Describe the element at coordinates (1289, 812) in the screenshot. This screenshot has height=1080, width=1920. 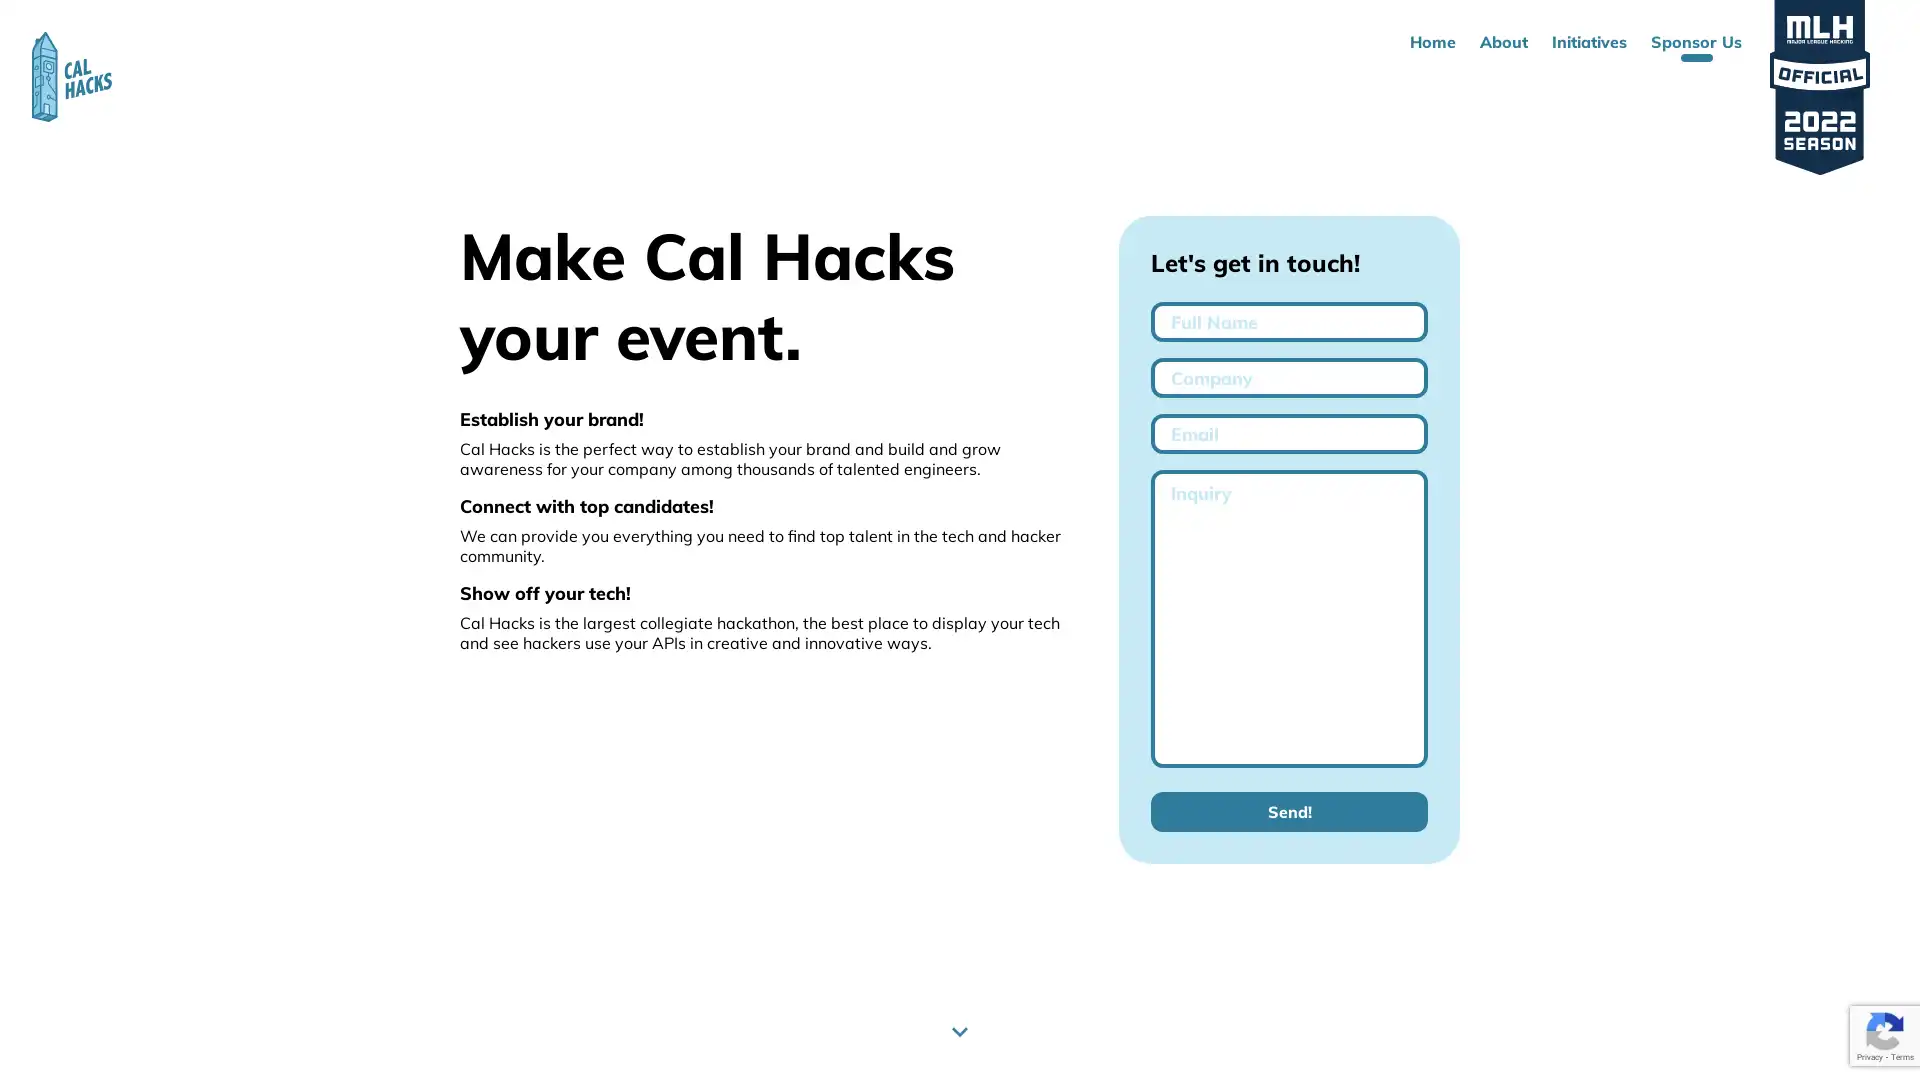
I see `Send!` at that location.